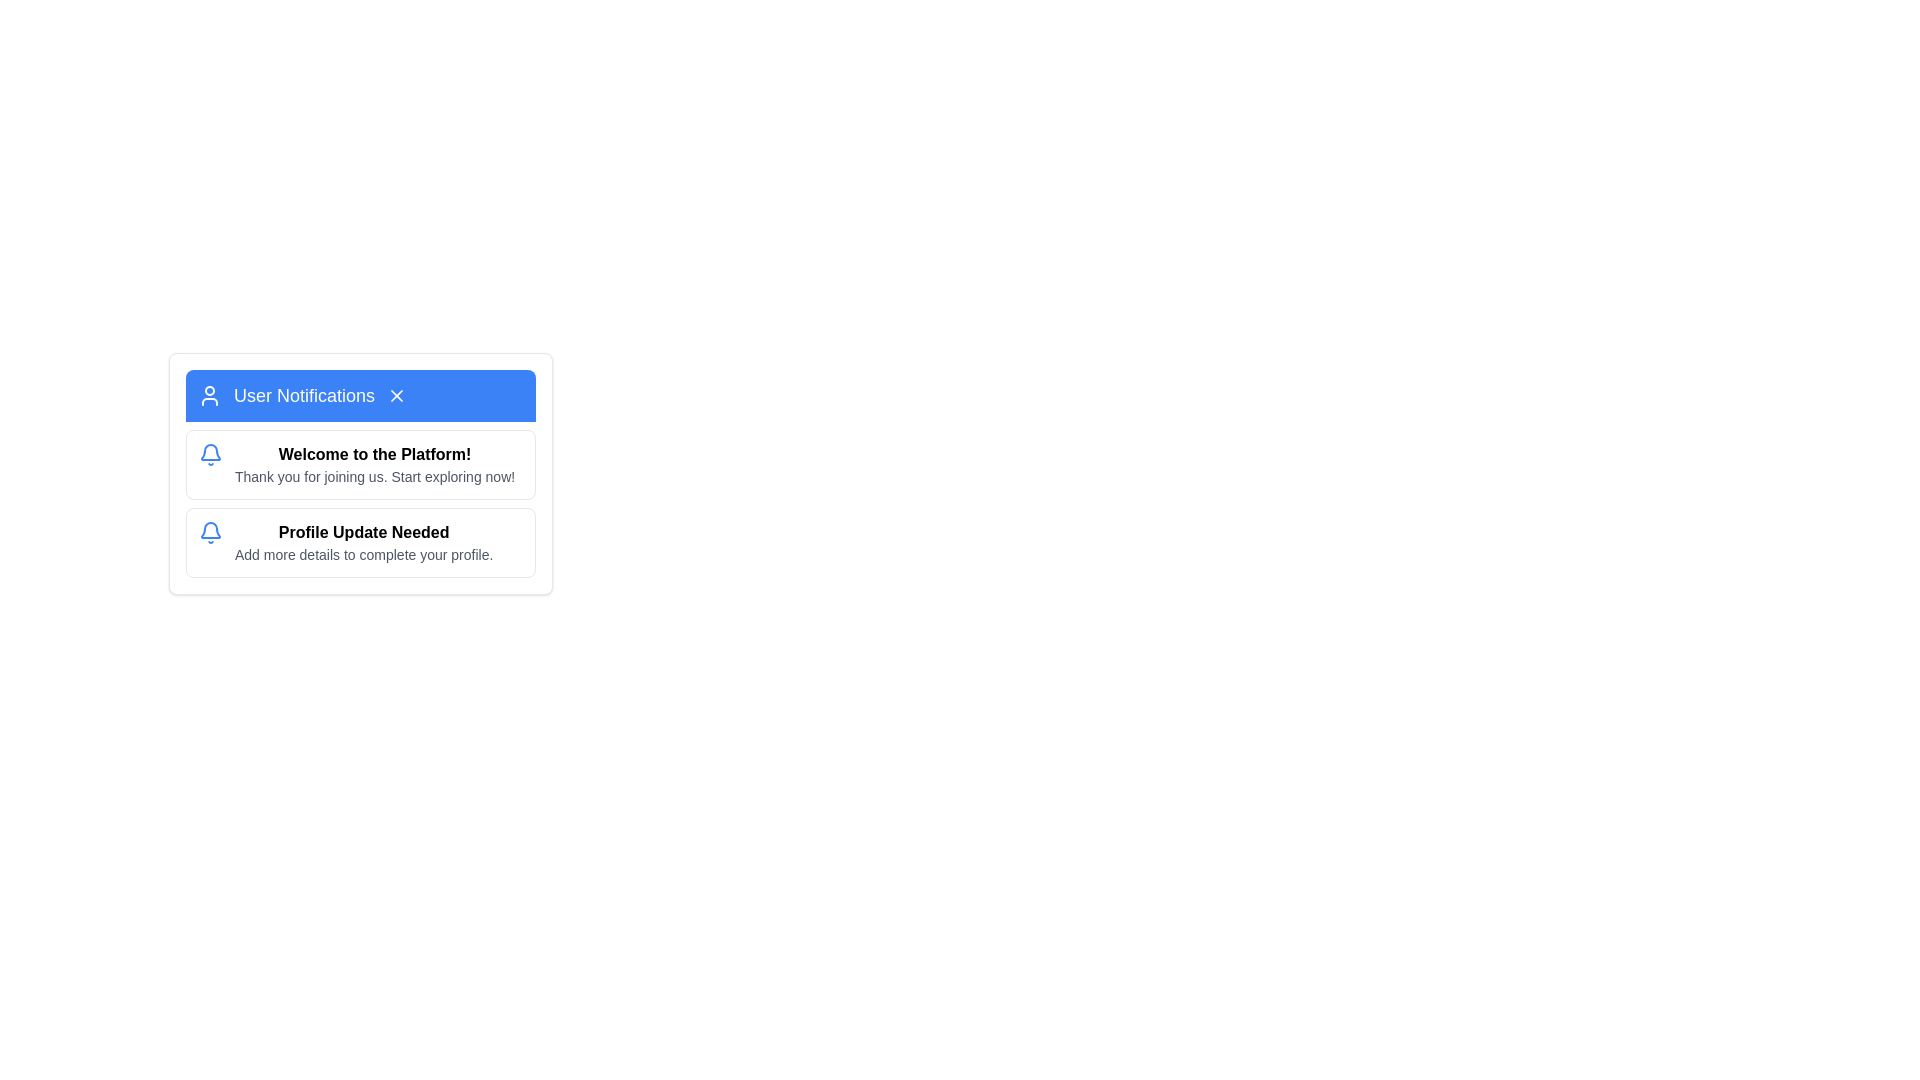 This screenshot has width=1920, height=1080. I want to click on text content of the notification message that states 'Profile Update Needed' and 'Add more details to complete your profile.' positioned in the middle of the notification card, so click(364, 543).